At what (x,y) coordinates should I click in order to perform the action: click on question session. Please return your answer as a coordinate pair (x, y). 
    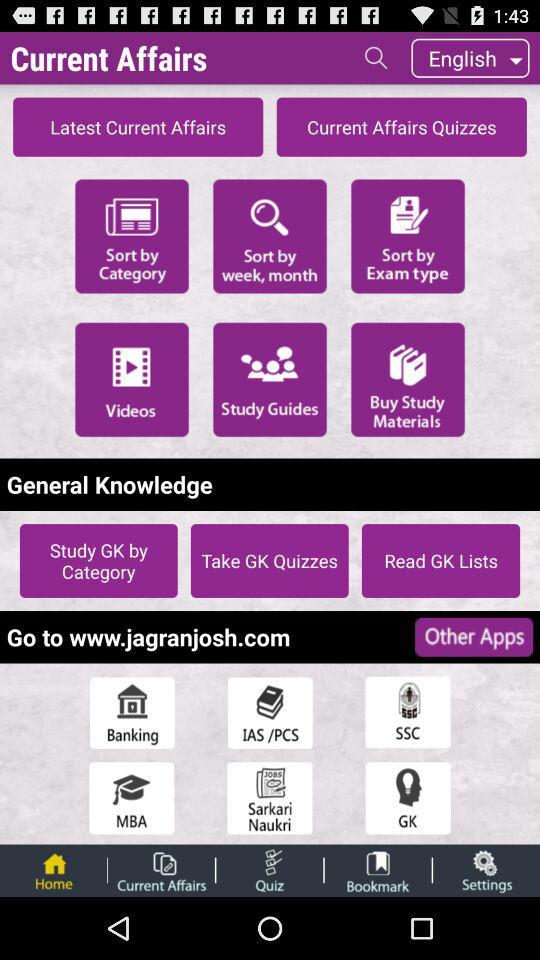
    Looking at the image, I should click on (269, 869).